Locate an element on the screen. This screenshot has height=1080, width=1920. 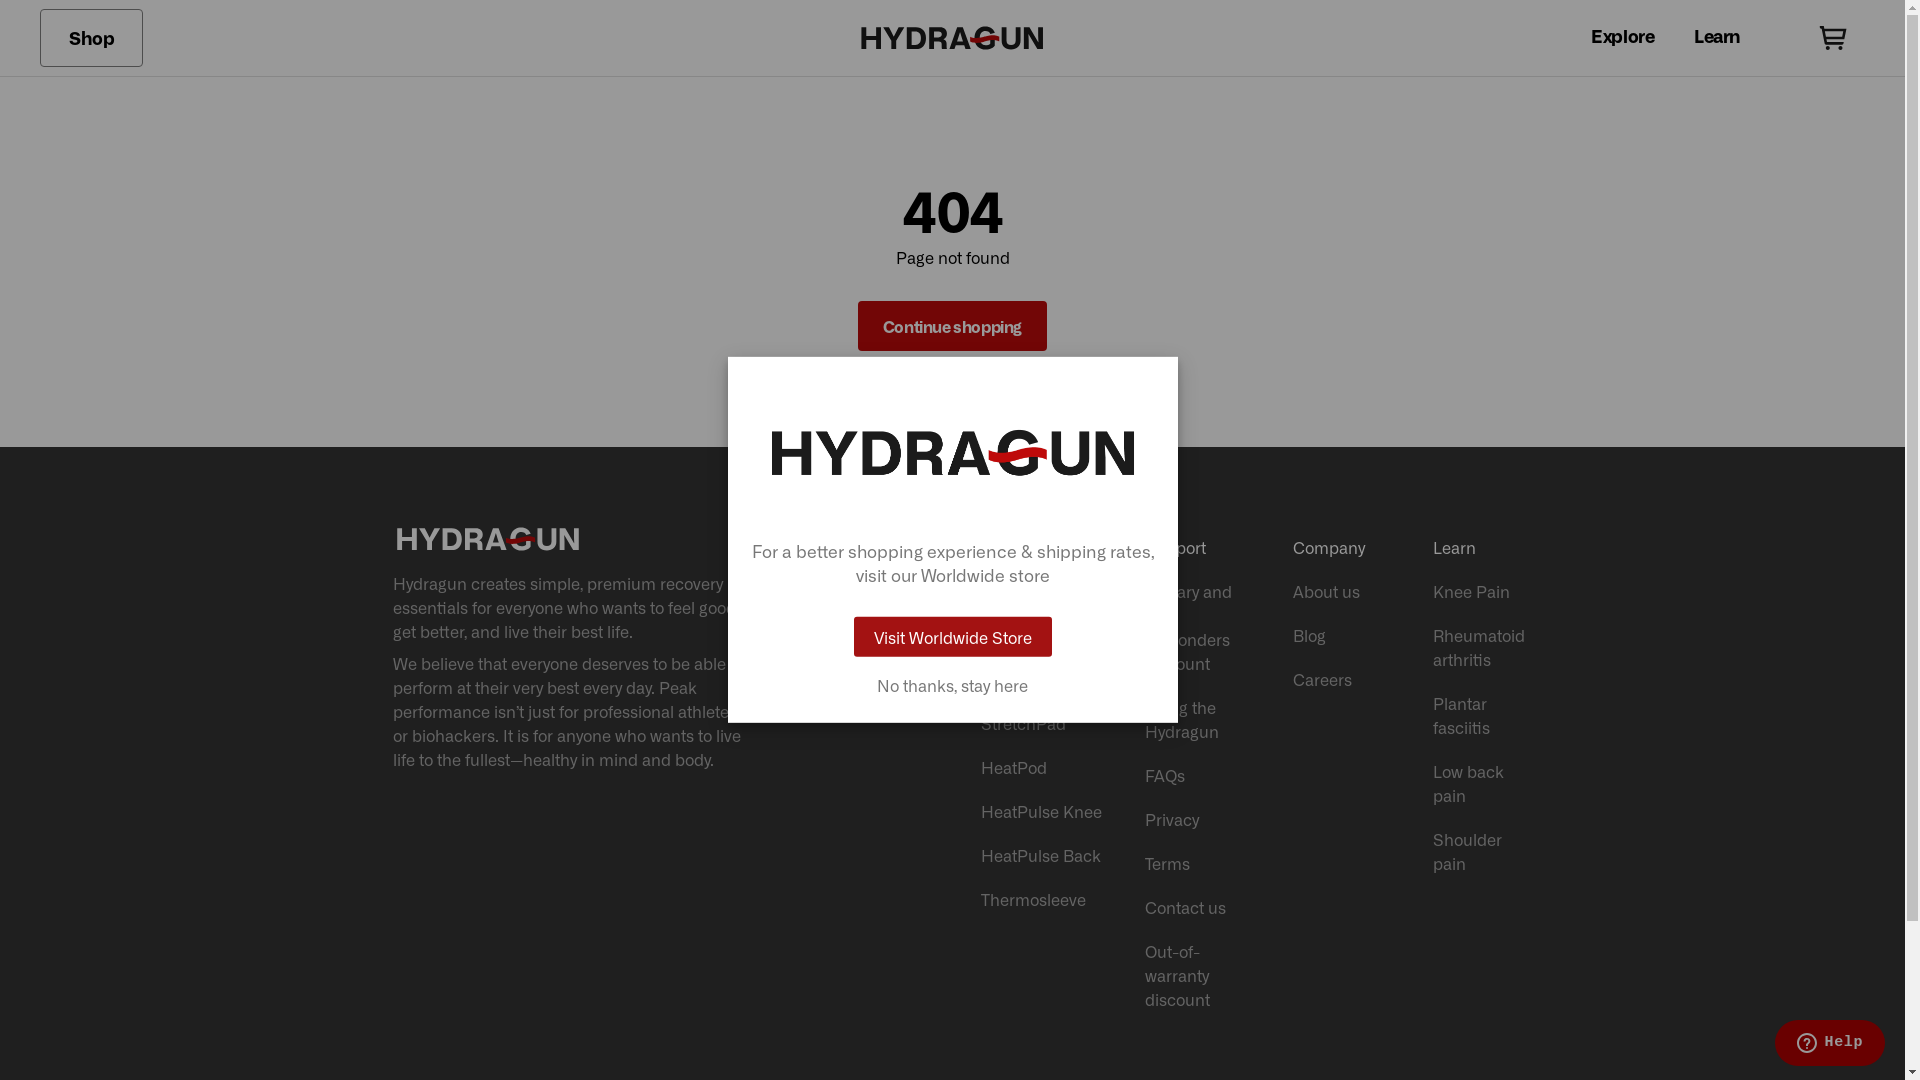
'Careers' is located at coordinates (1342, 677).